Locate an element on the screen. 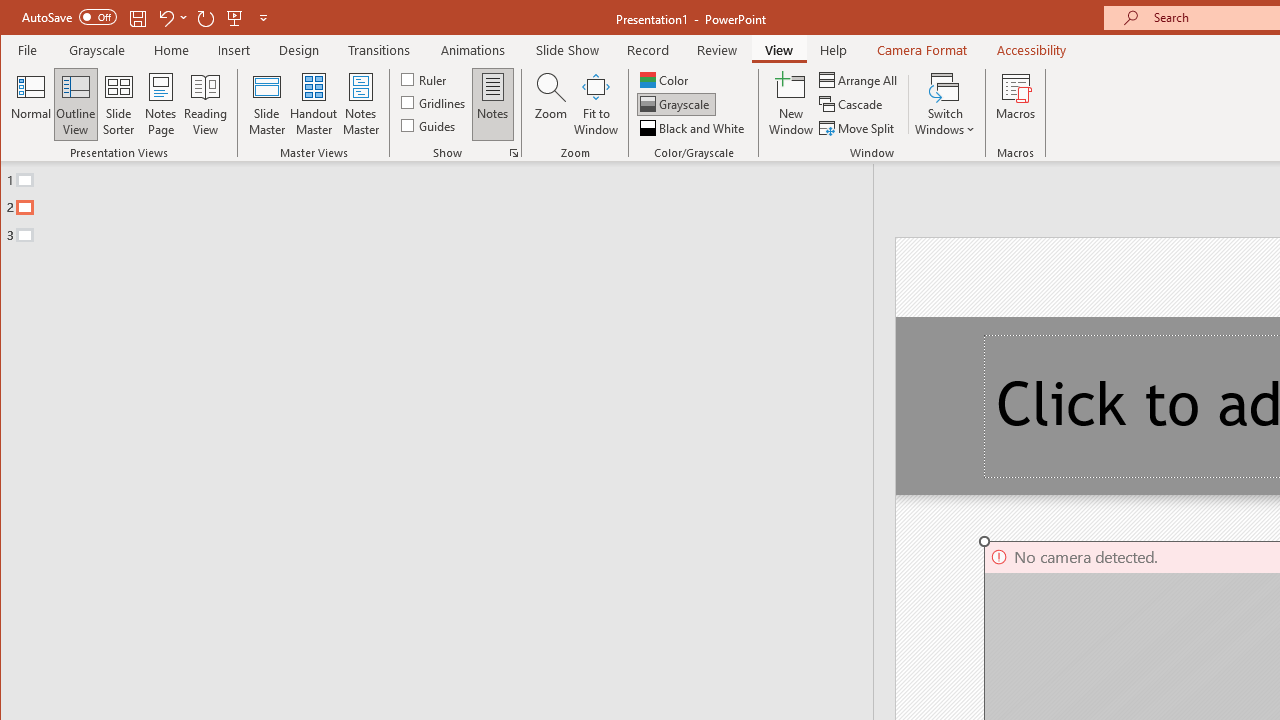 This screenshot has width=1280, height=720. 'Color' is located at coordinates (666, 79).